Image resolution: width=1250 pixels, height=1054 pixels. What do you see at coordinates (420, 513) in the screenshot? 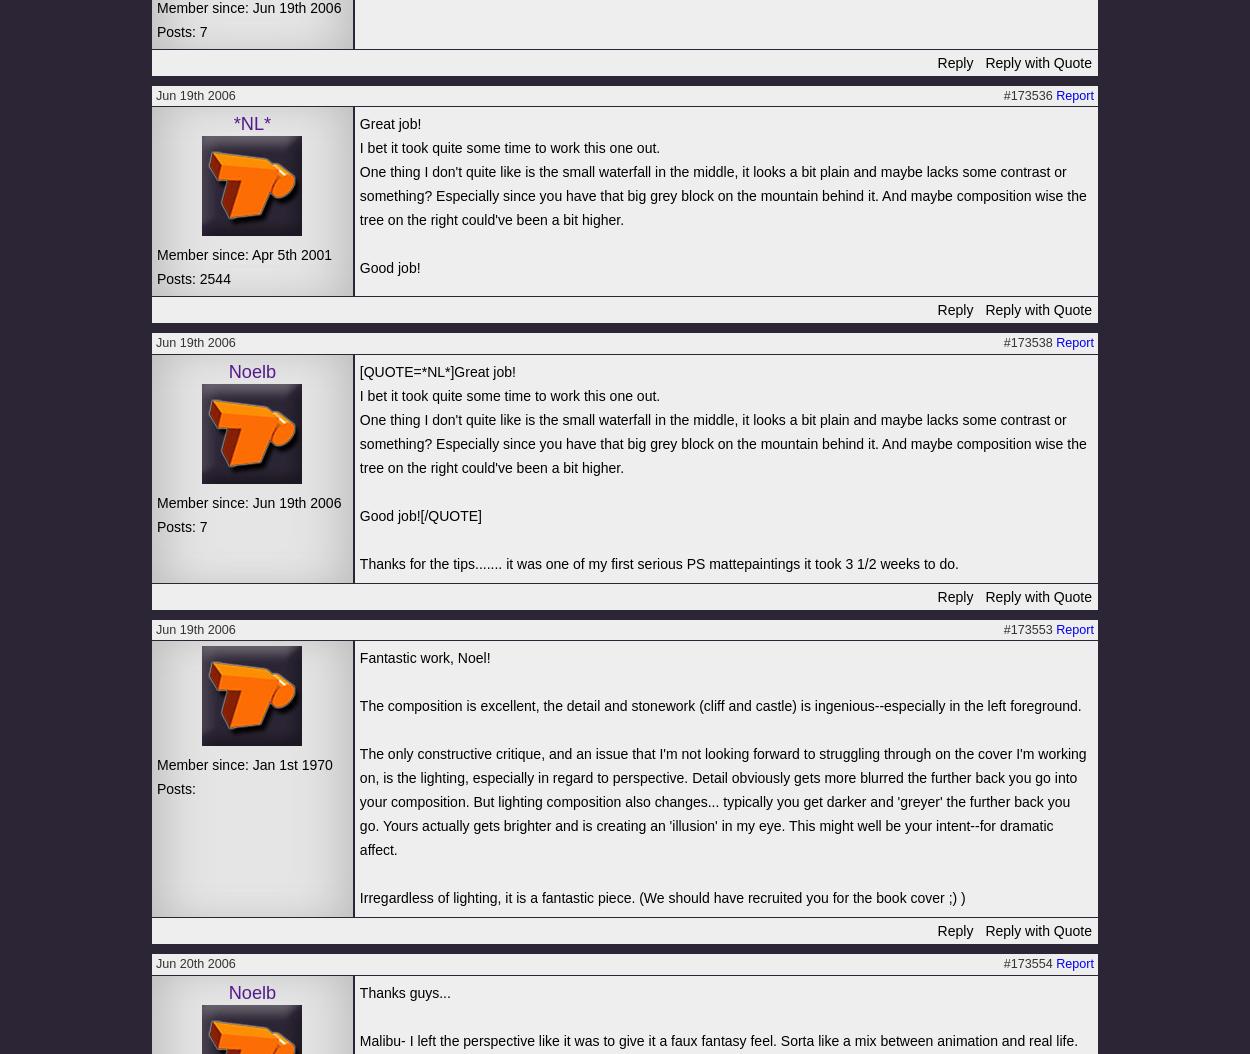
I see `'Good job![/QUOTE]'` at bounding box center [420, 513].